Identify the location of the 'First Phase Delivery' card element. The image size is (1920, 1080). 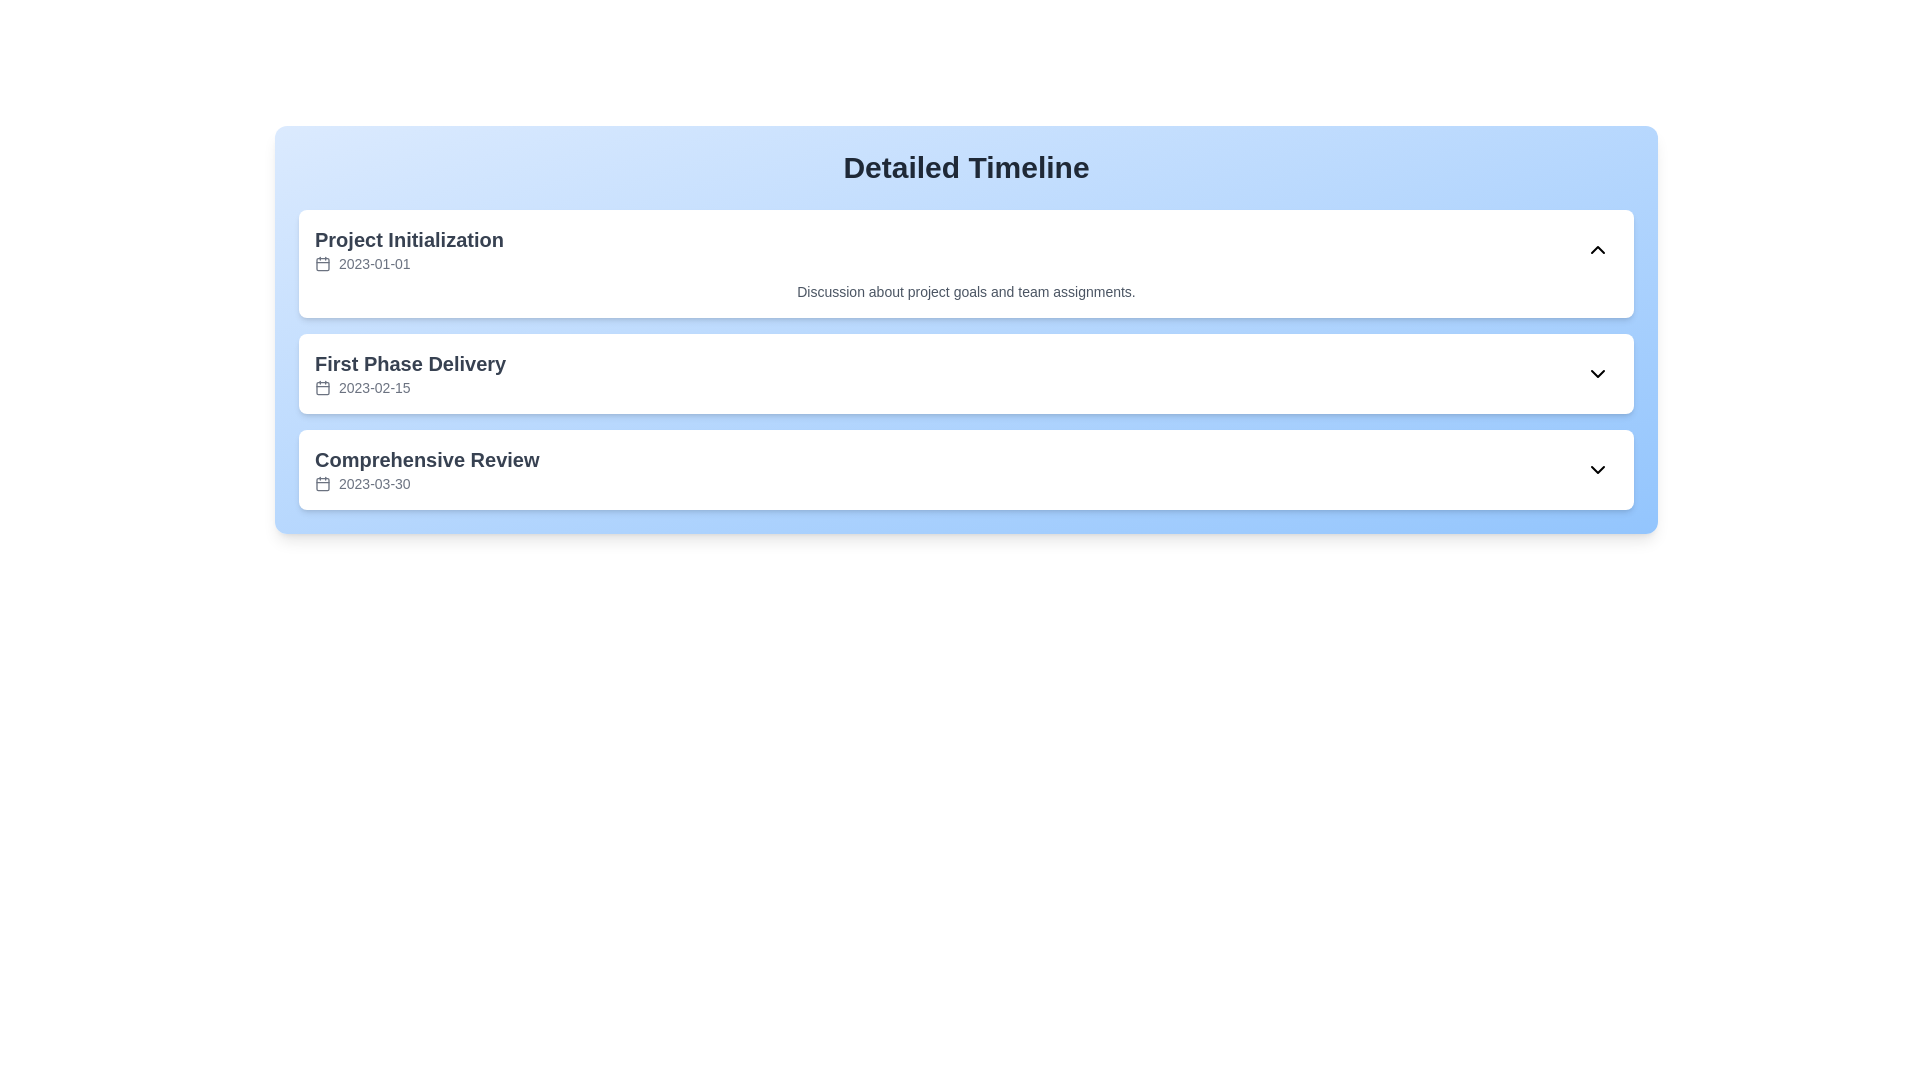
(966, 374).